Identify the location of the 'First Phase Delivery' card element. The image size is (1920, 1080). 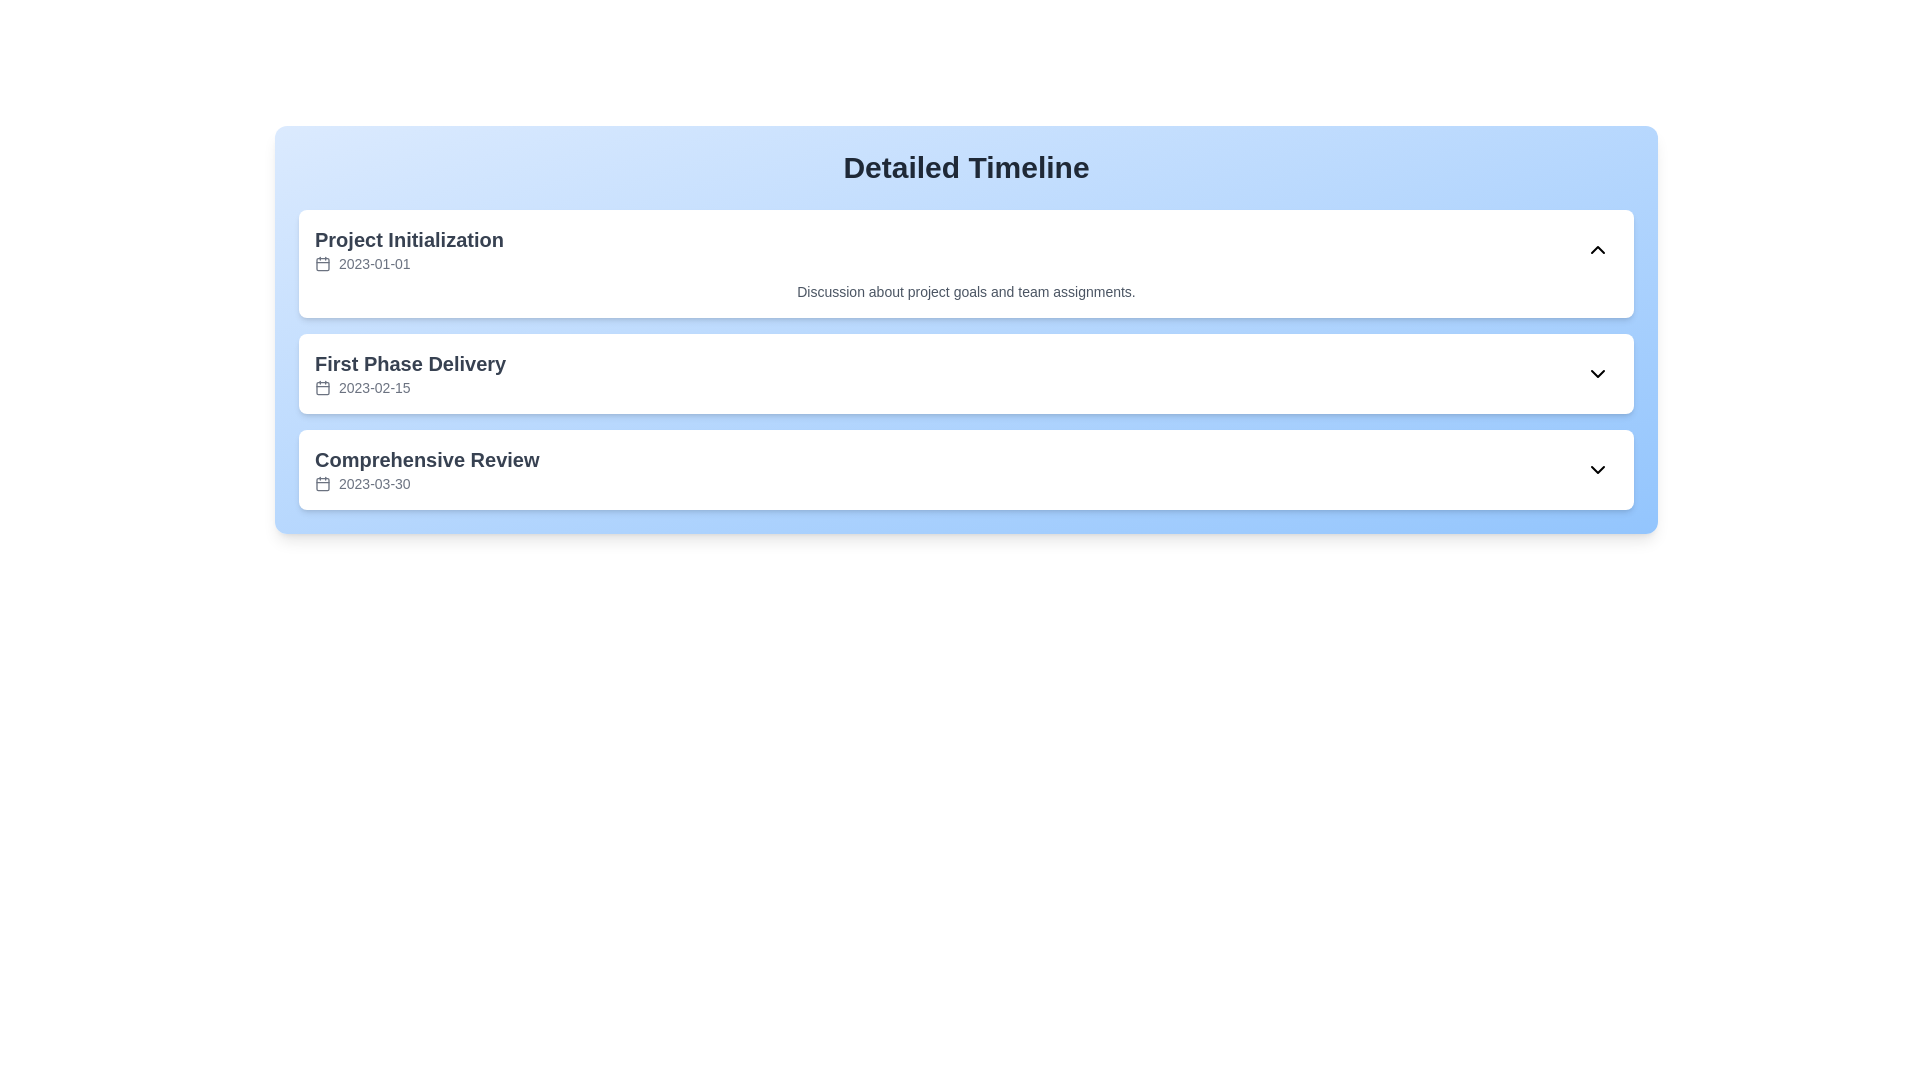
(966, 374).